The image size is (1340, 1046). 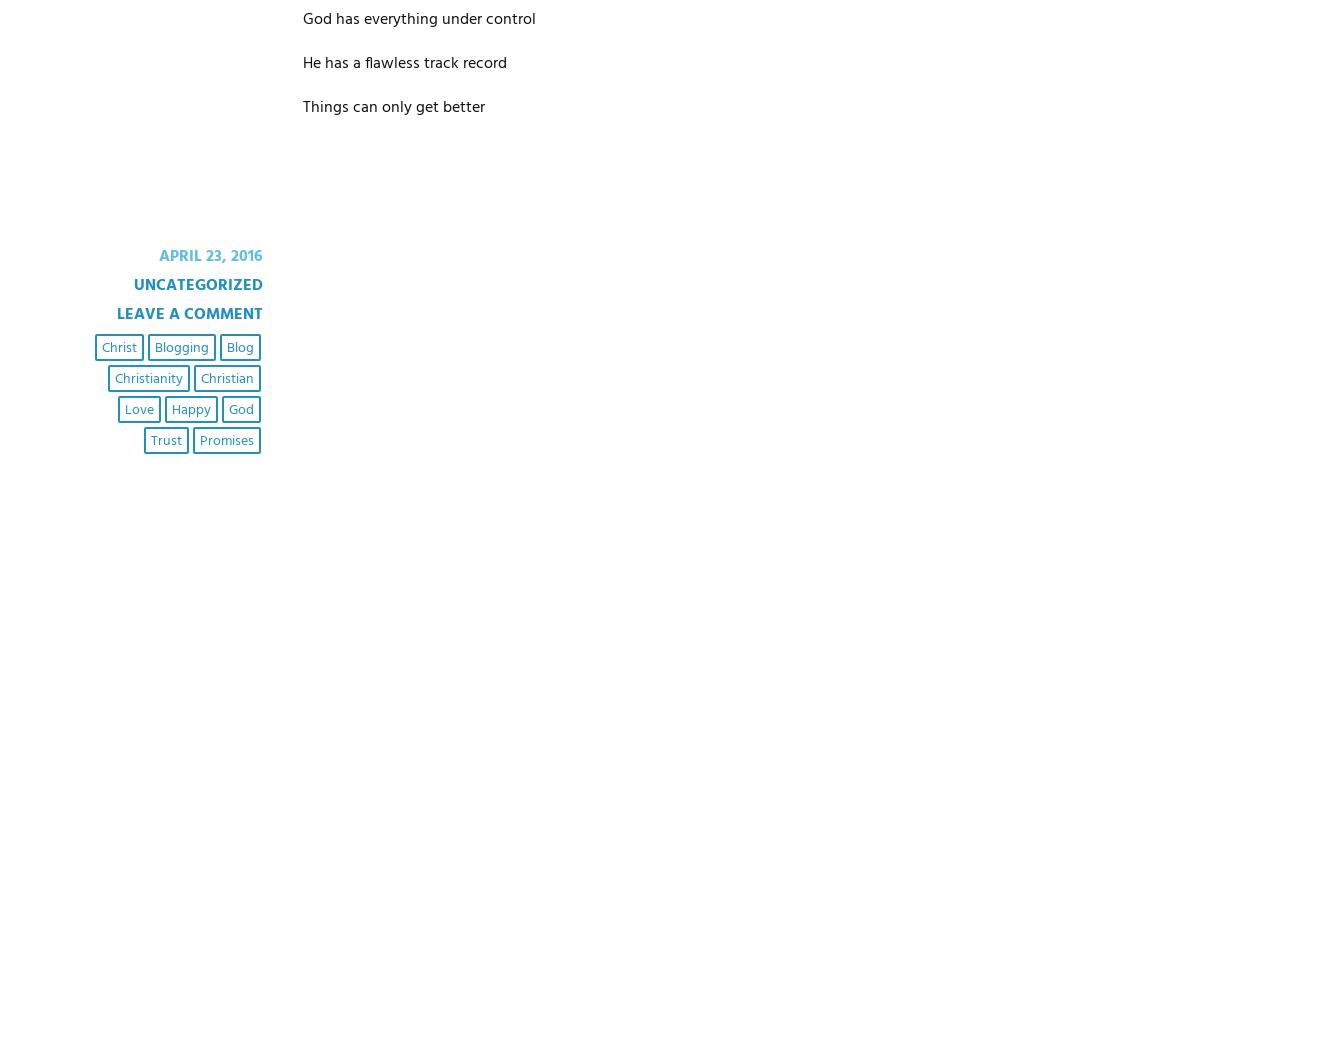 I want to click on 'love', so click(x=123, y=409).